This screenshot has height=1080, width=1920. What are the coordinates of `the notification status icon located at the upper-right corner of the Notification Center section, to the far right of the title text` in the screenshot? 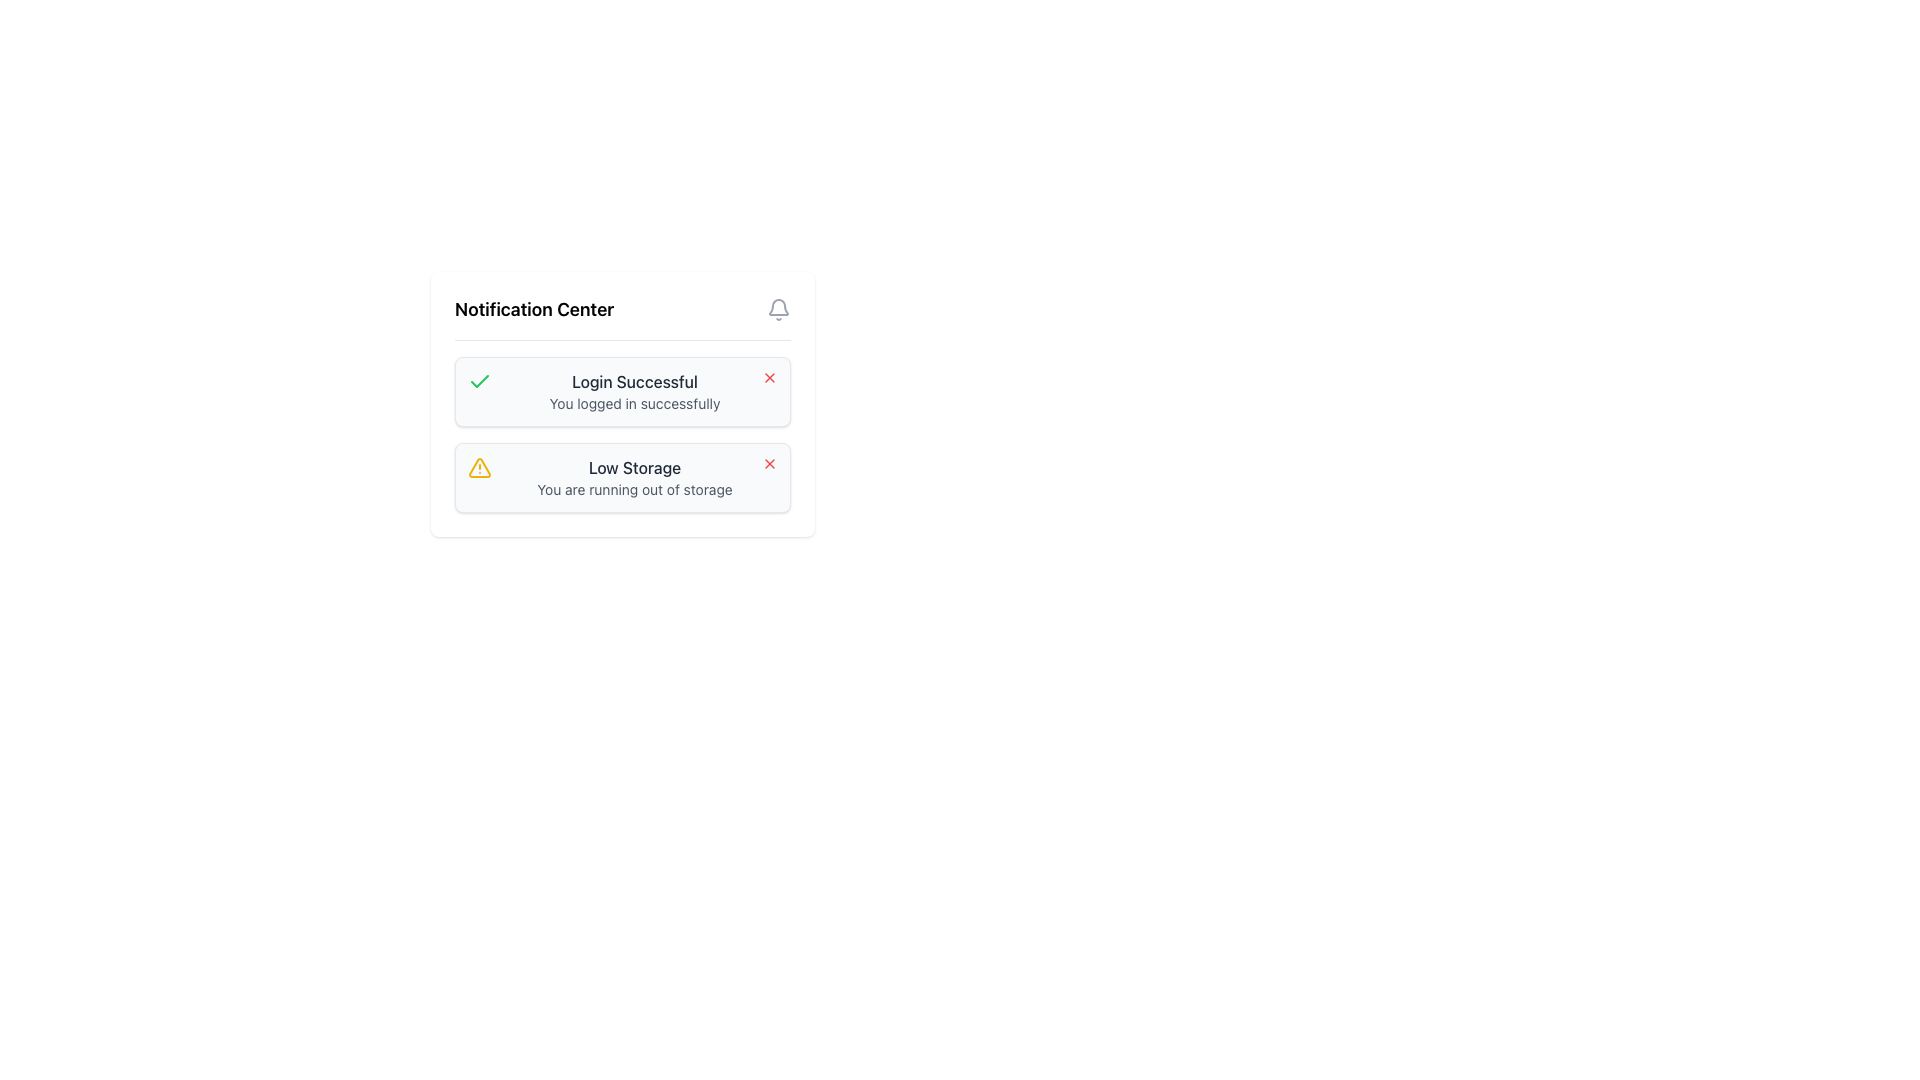 It's located at (777, 309).